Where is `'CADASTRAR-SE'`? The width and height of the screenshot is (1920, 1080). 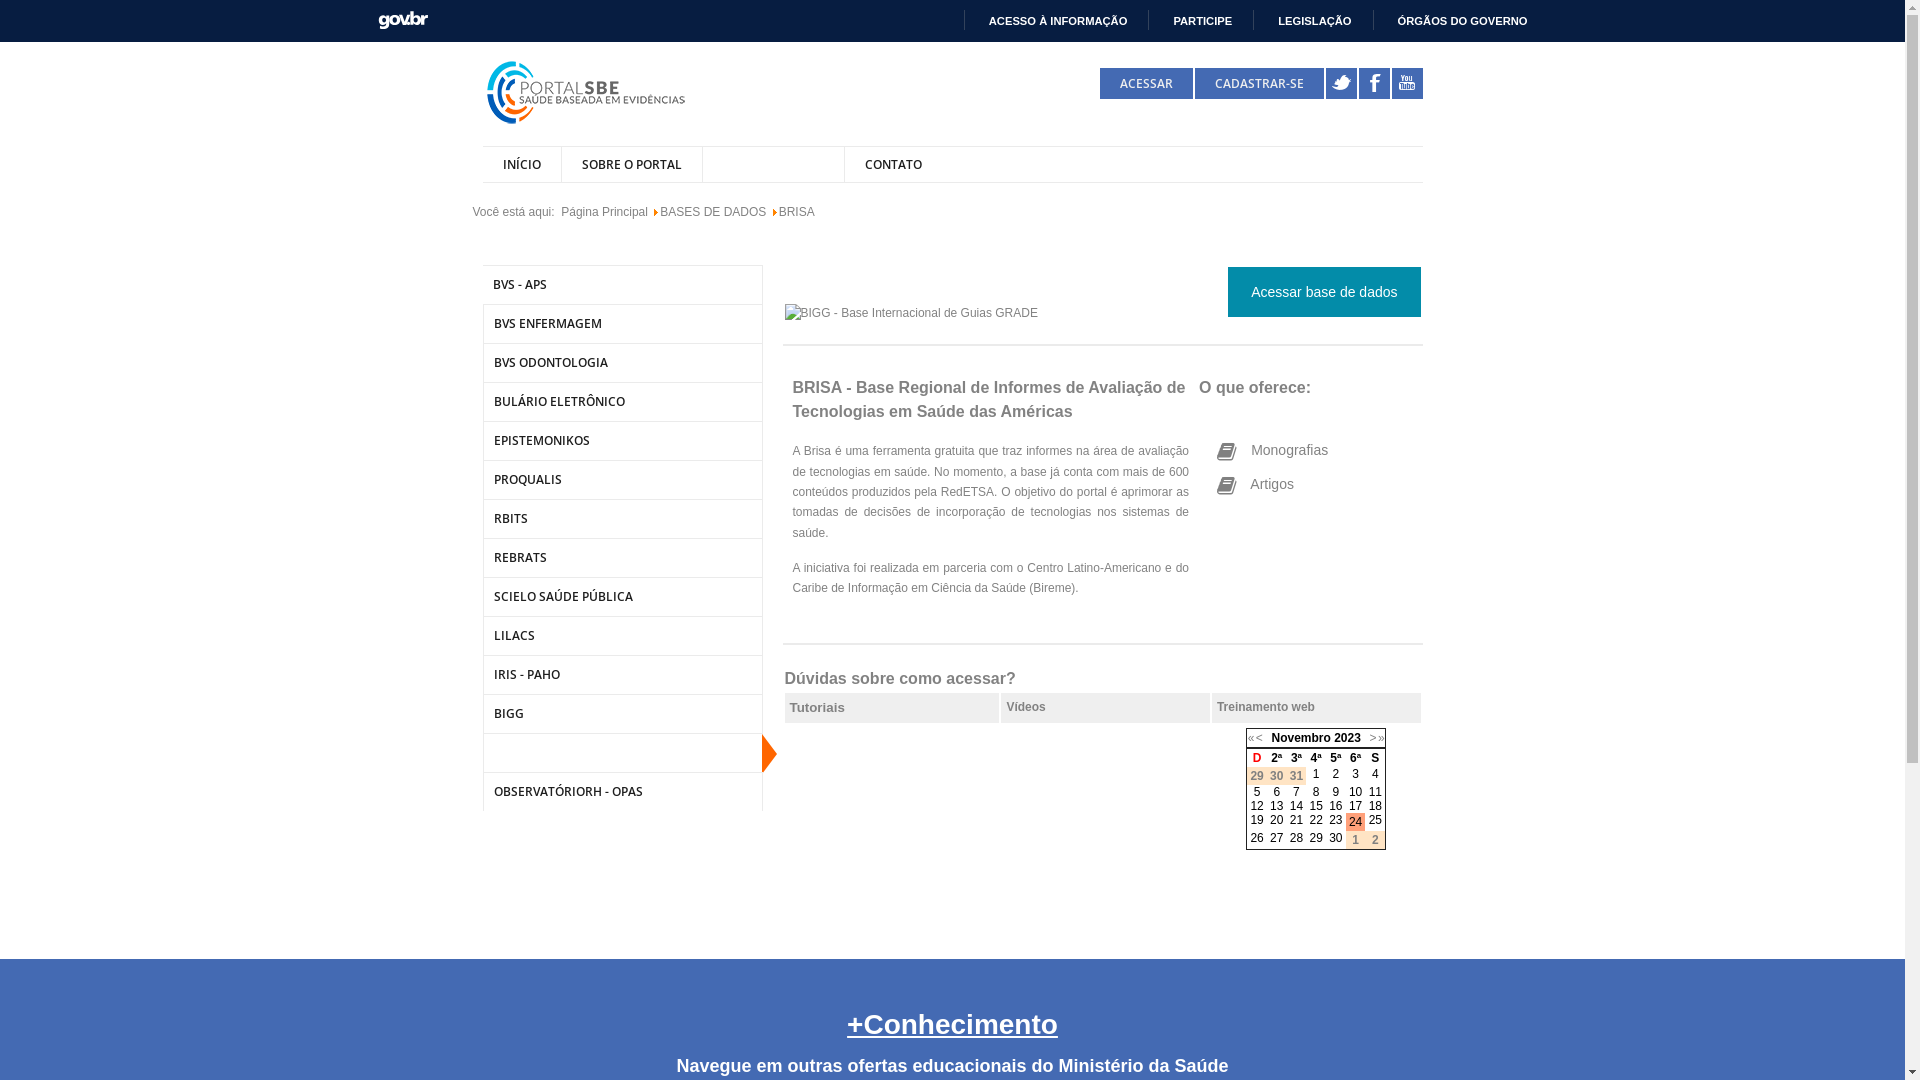
'CADASTRAR-SE' is located at coordinates (1257, 82).